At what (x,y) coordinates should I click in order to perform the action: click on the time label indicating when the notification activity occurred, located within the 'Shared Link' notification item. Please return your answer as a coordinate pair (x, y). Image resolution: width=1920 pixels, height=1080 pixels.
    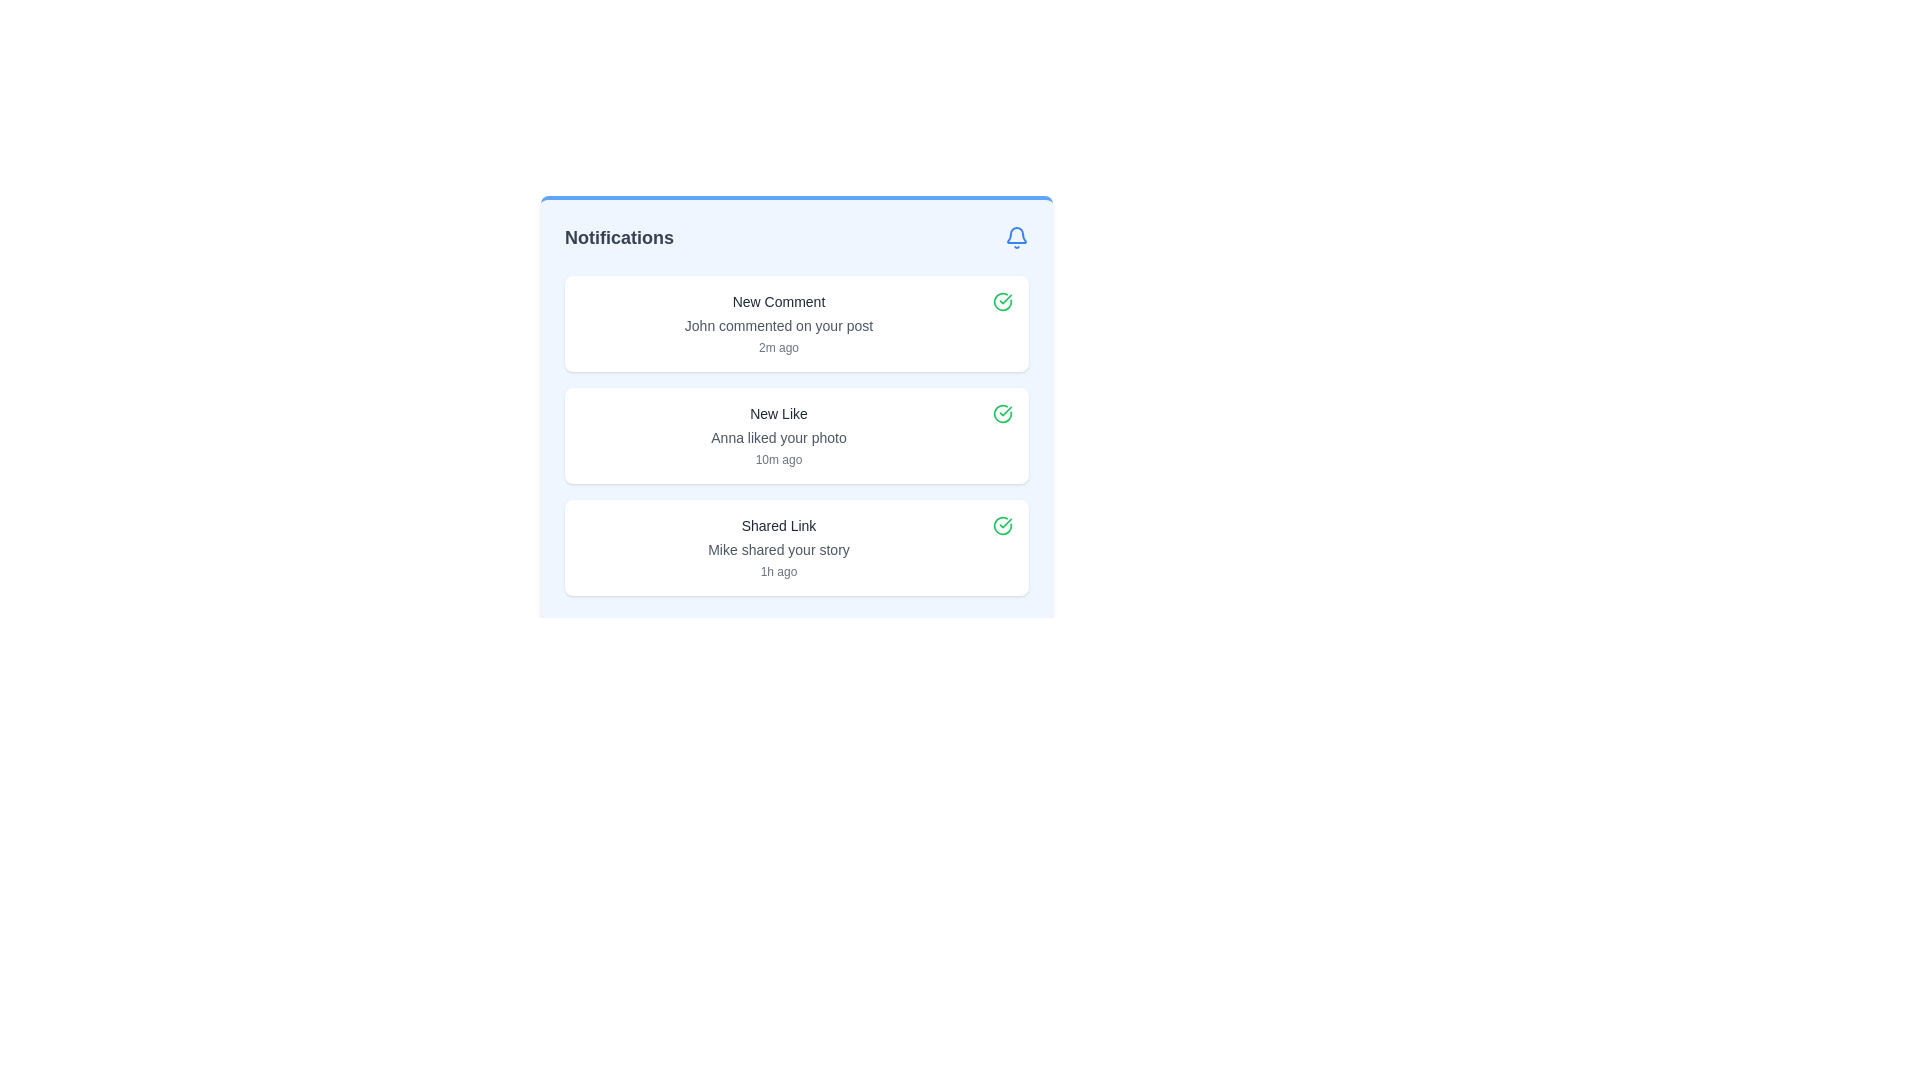
    Looking at the image, I should click on (777, 571).